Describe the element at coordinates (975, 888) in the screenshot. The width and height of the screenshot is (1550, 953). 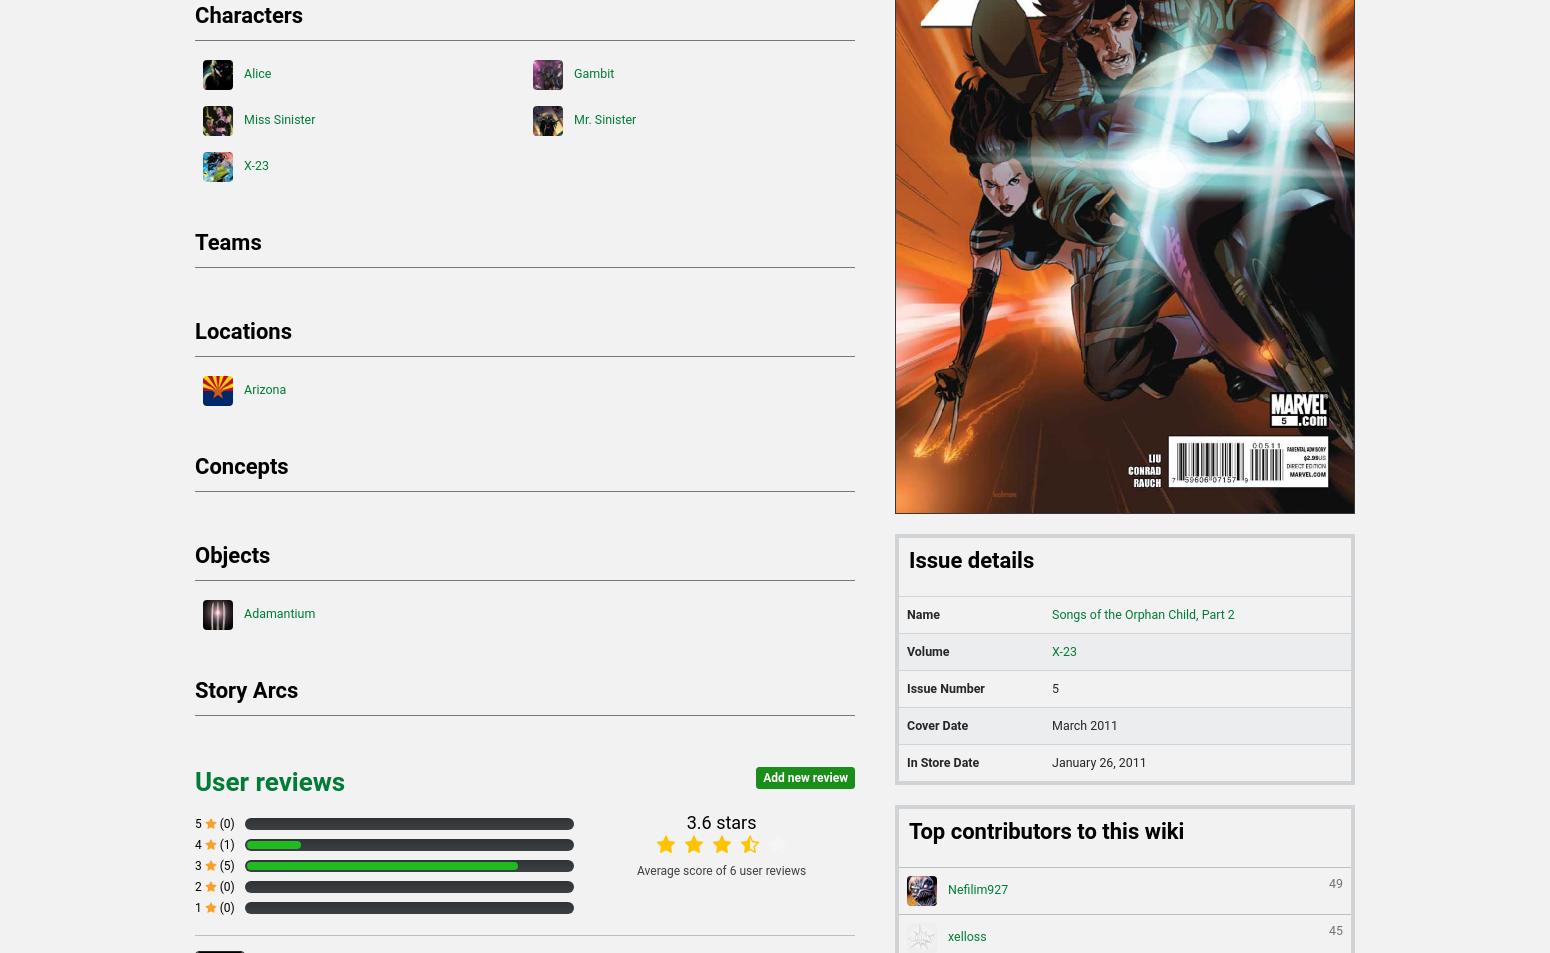
I see `'Nefilim927'` at that location.